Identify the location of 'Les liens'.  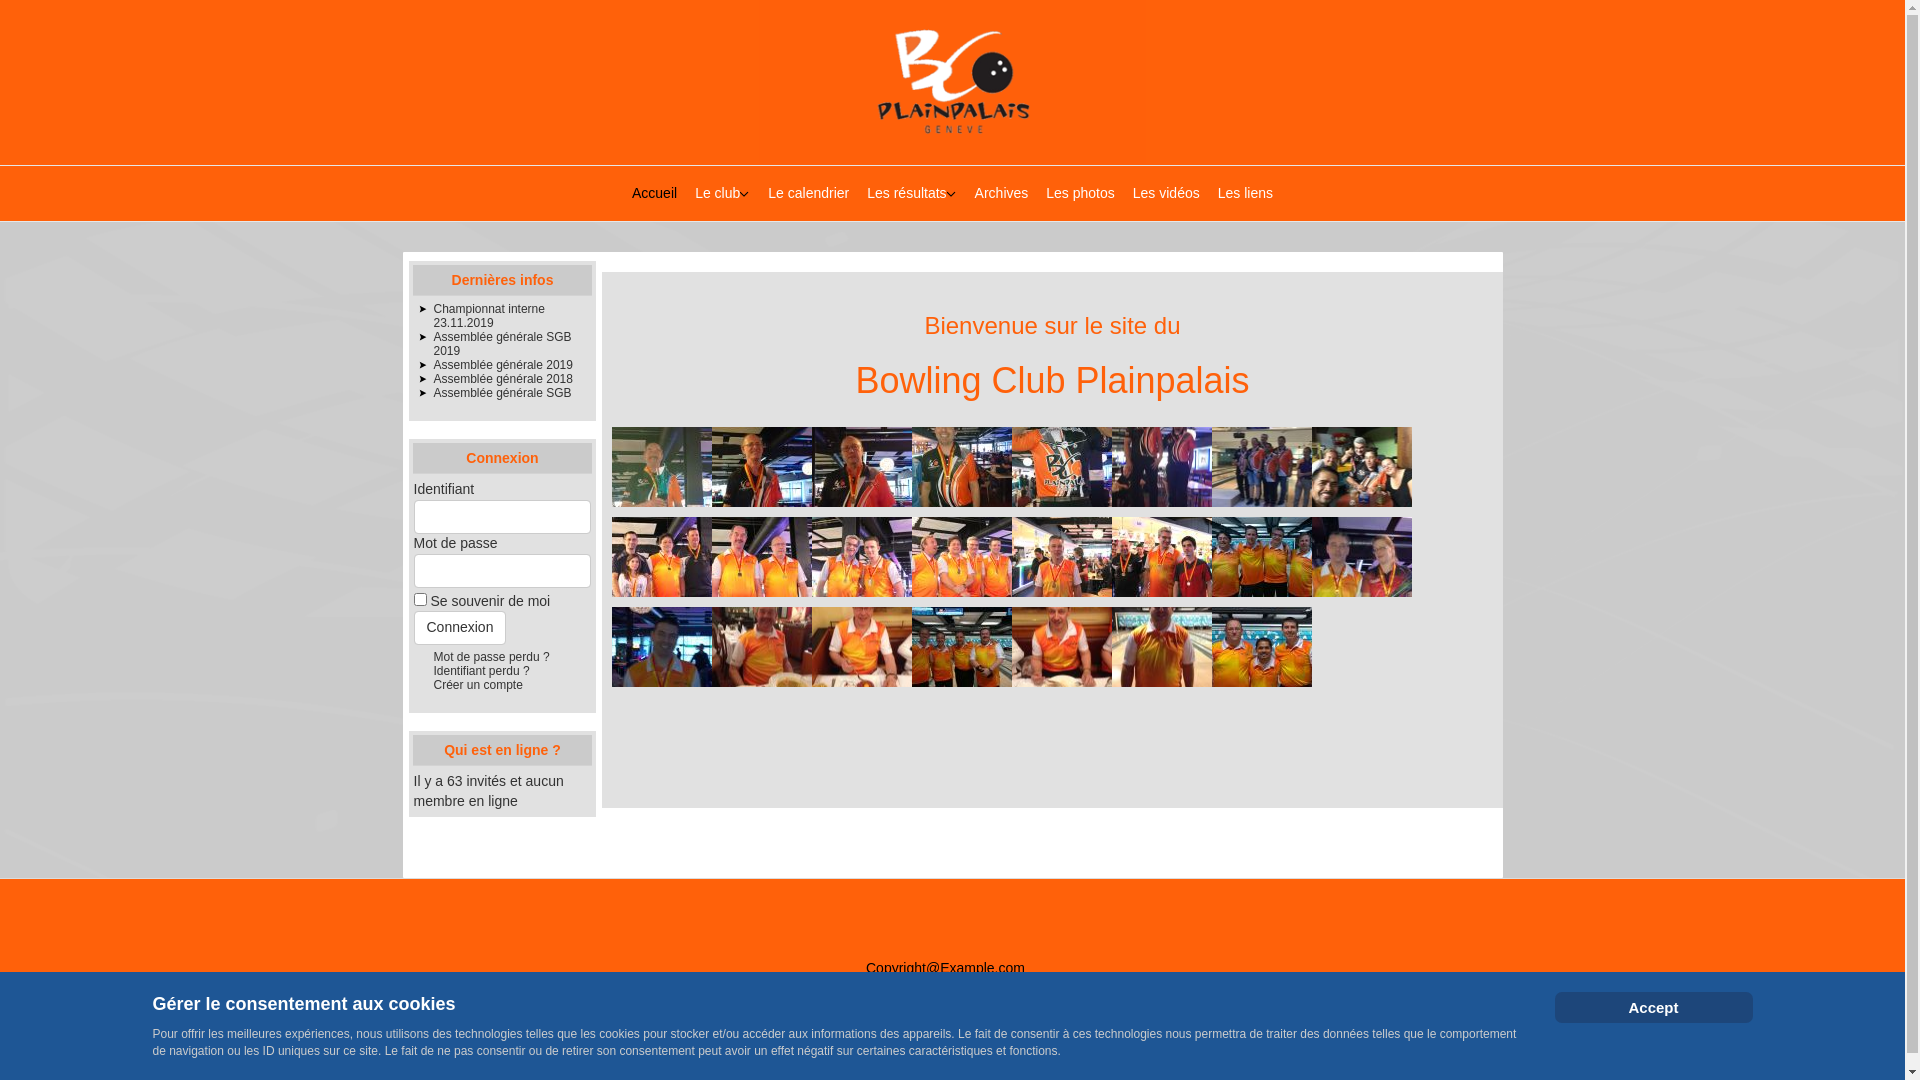
(1213, 193).